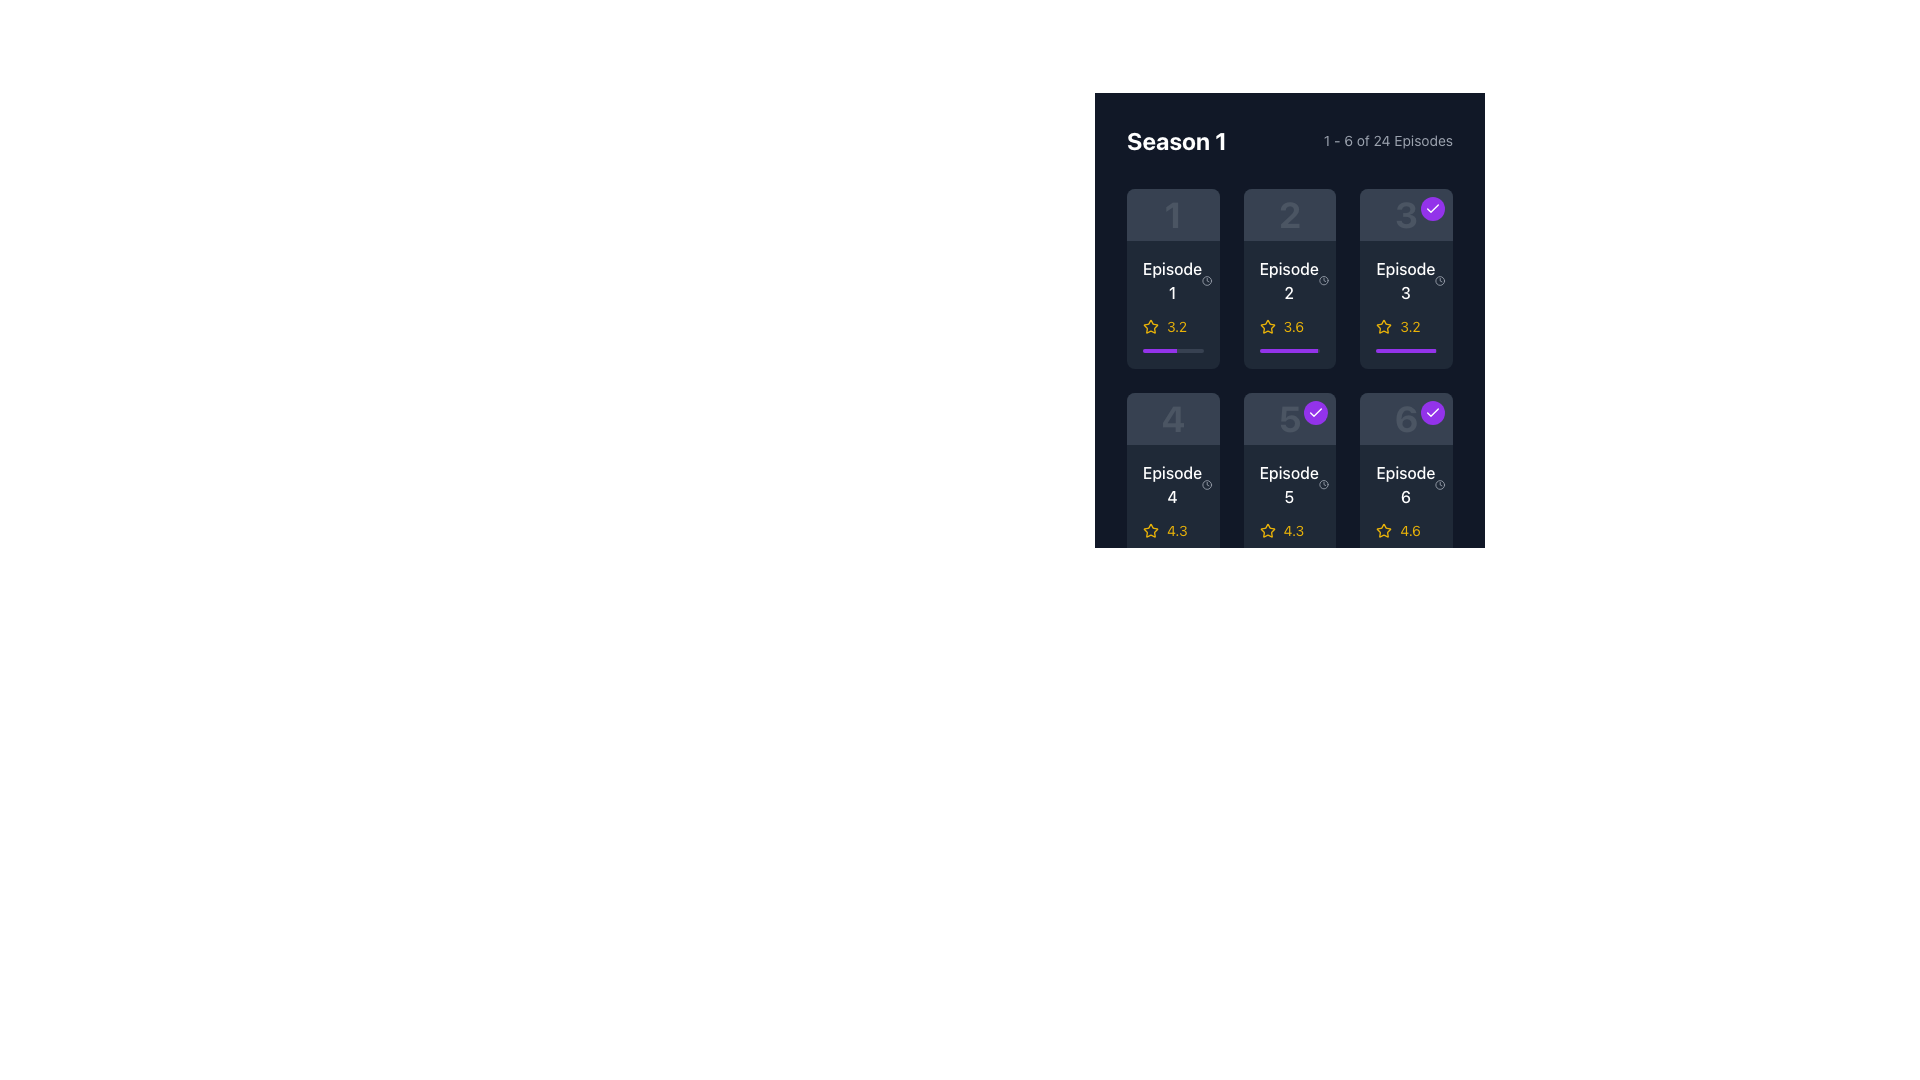 This screenshot has width=1920, height=1080. What do you see at coordinates (1290, 326) in the screenshot?
I see `the Rating display element, which consists of a yellow star icon and the text '3.6', located below 'Episode 2' in the second column of the first row of the episode listing` at bounding box center [1290, 326].